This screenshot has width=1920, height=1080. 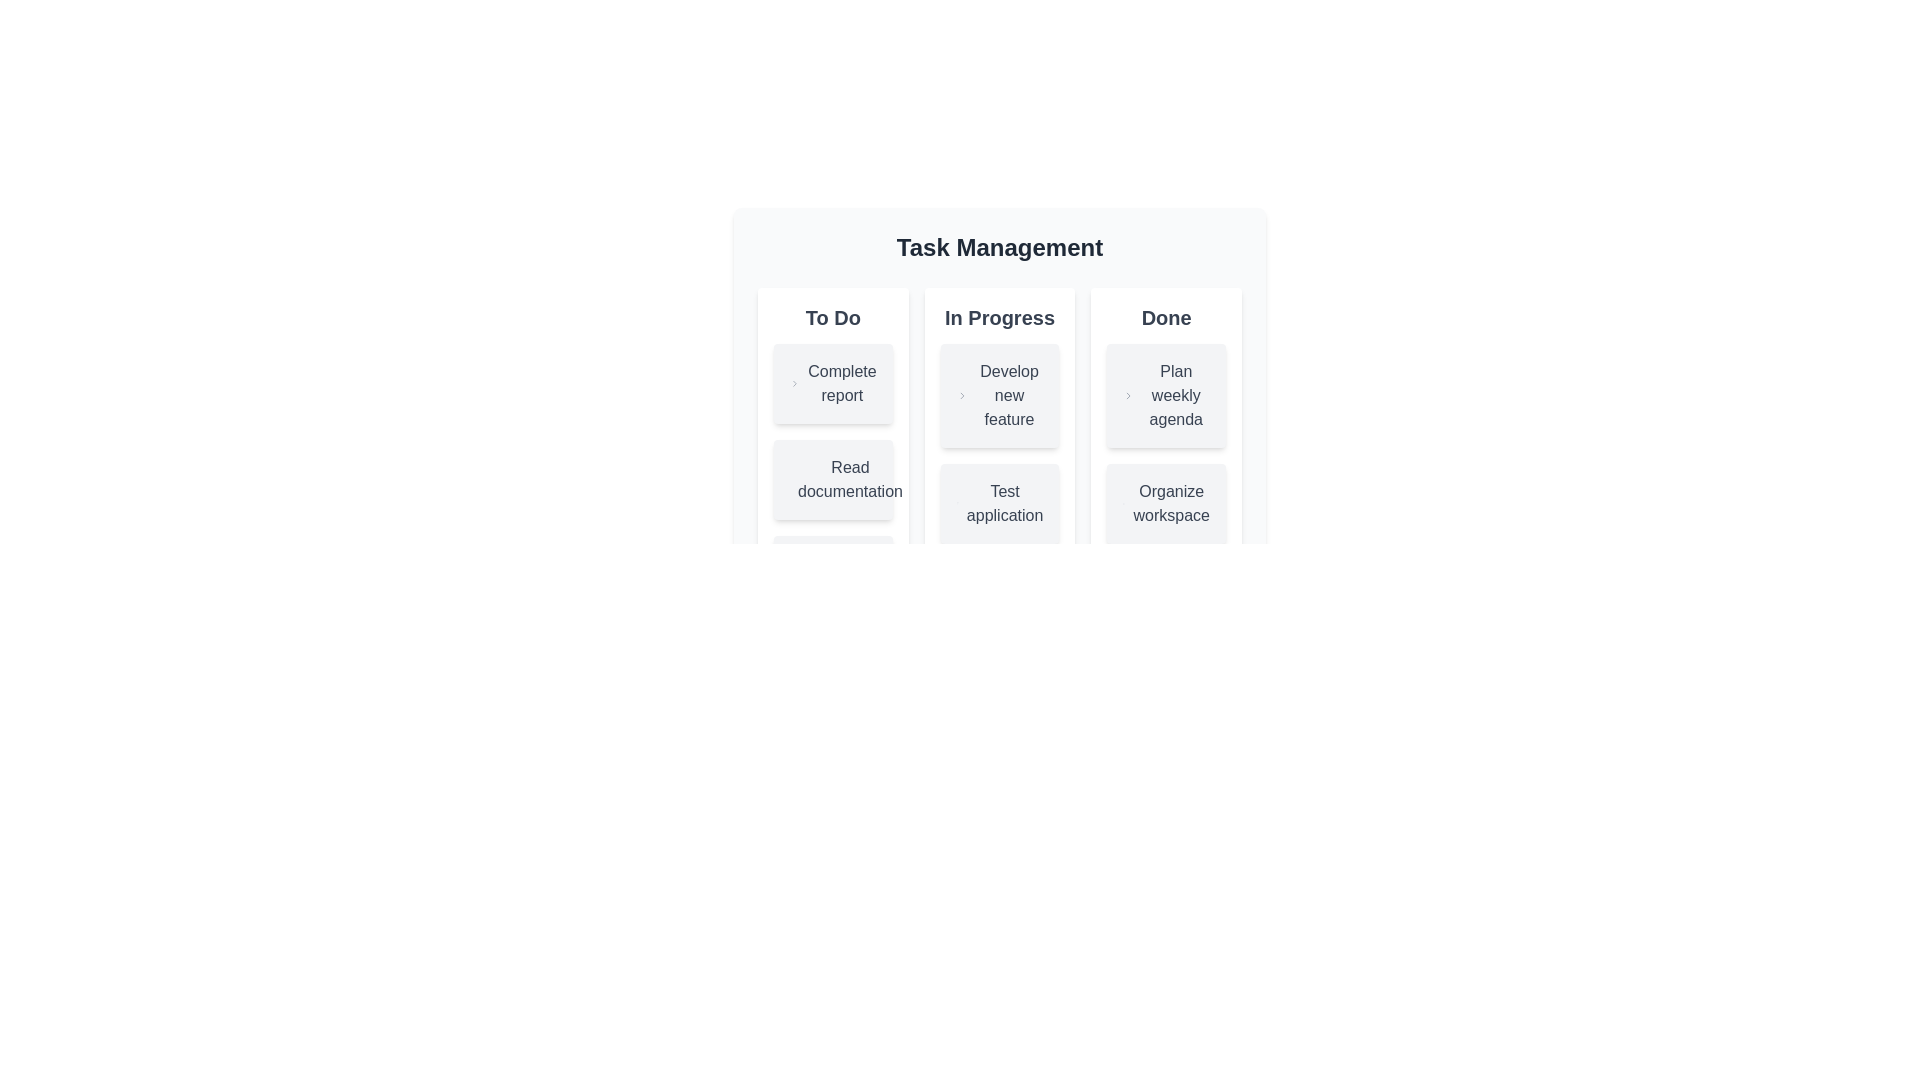 What do you see at coordinates (999, 471) in the screenshot?
I see `the static informational card element labeled 'Test application' in the 'In Progress' section` at bounding box center [999, 471].